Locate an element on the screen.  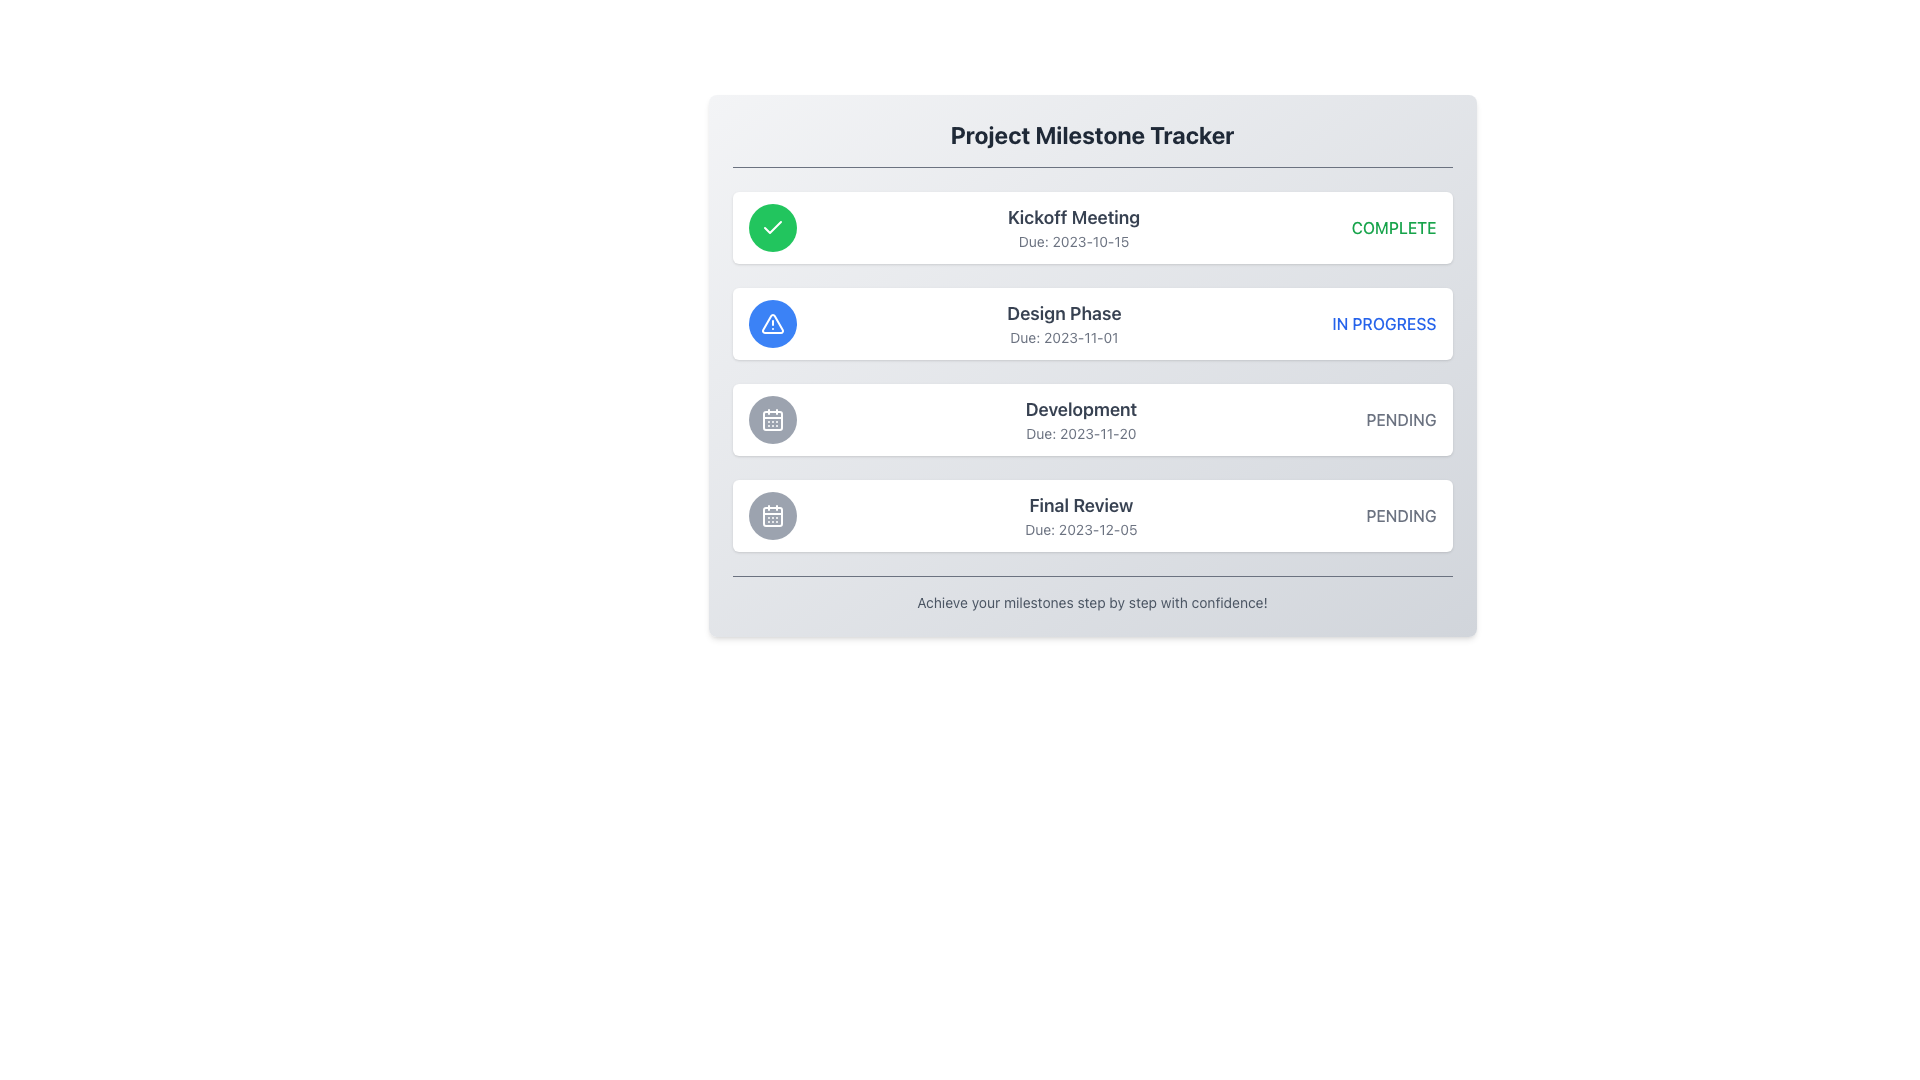
the text label displaying the due date for the 'Design Phase' milestone, which is located in the top-center region of the 'Design Phase' section, just below the bolded 'Design Phase' text is located at coordinates (1063, 337).